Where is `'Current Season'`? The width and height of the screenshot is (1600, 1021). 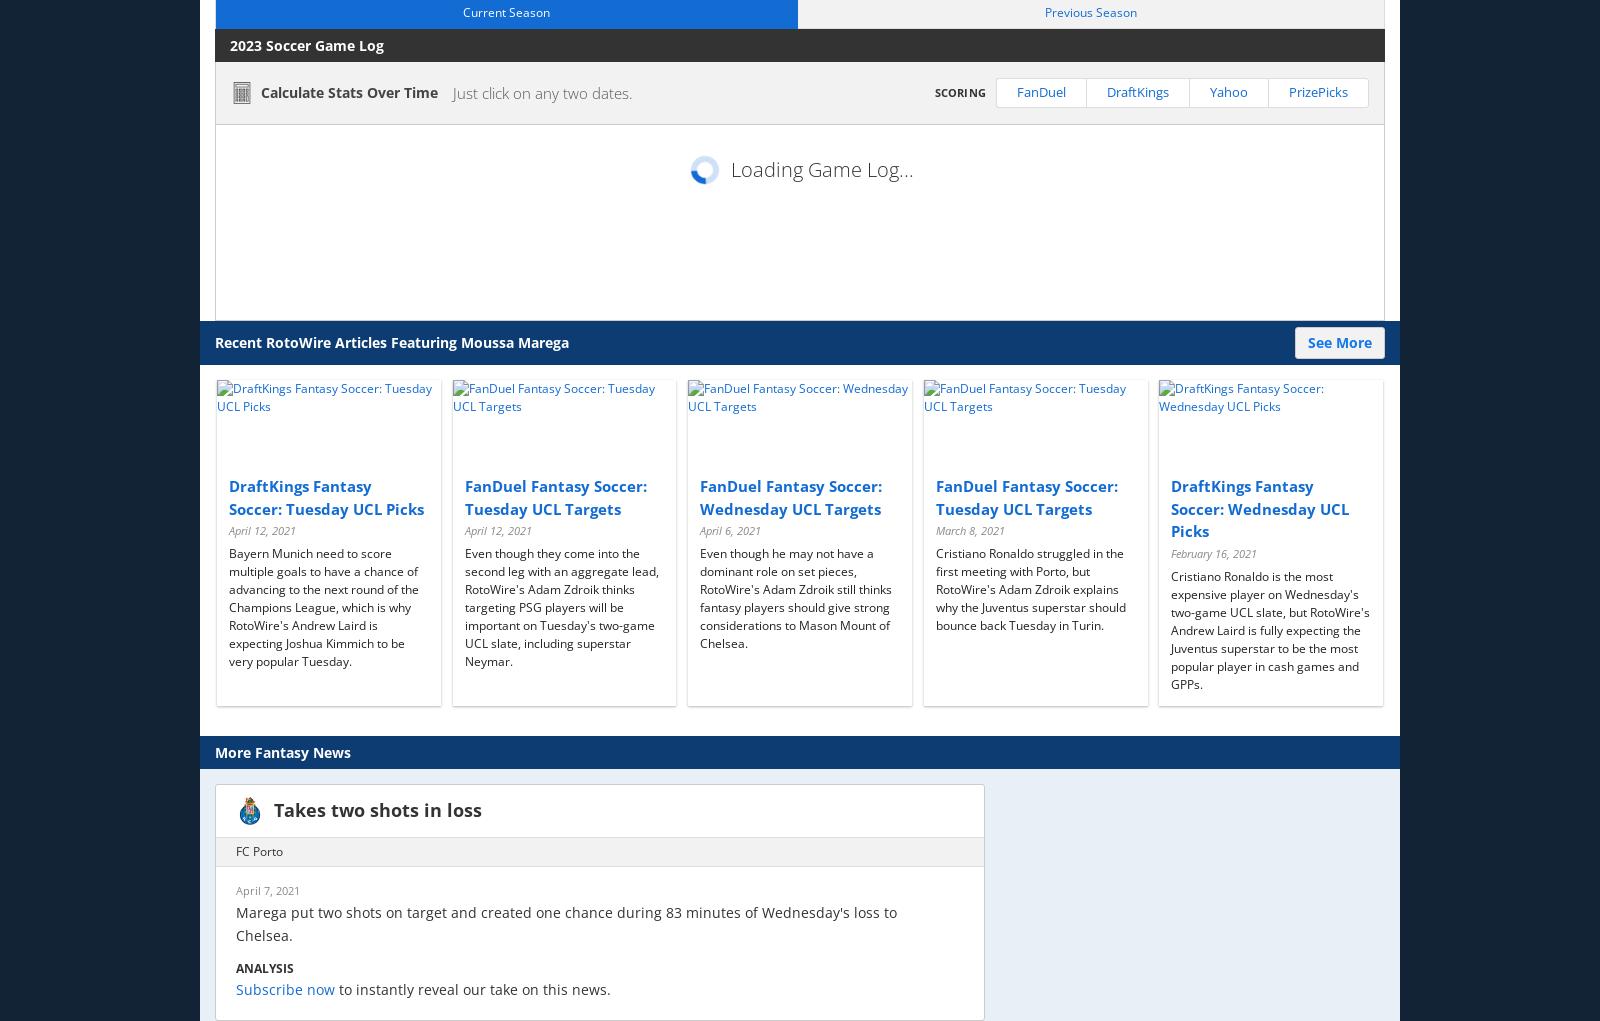
'Current Season' is located at coordinates (505, 11).